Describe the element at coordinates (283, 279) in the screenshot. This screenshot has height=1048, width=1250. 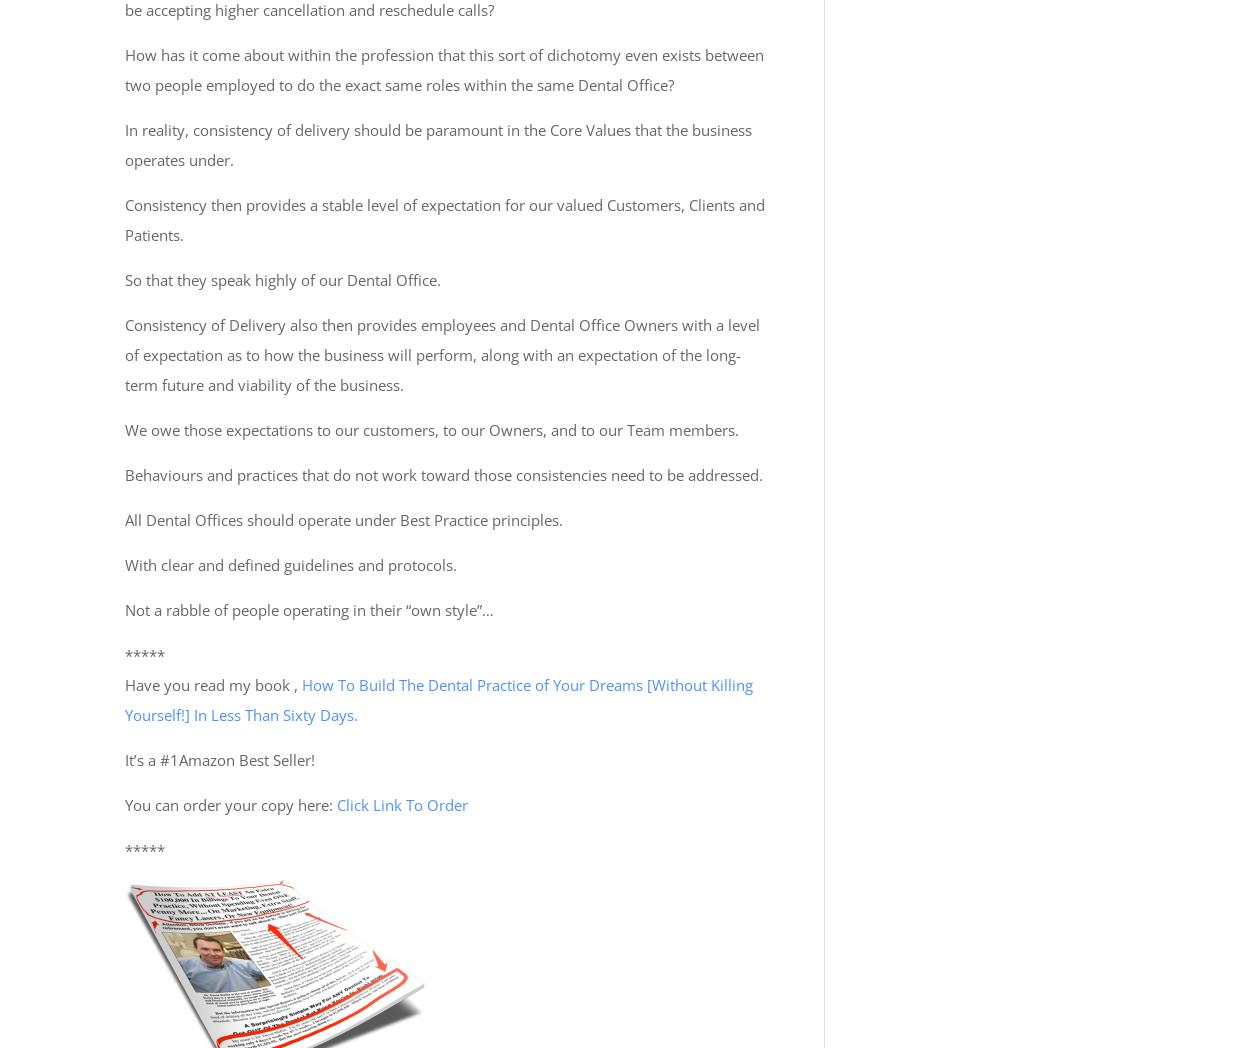
I see `'So that they speak highly of our Dental Office.'` at that location.